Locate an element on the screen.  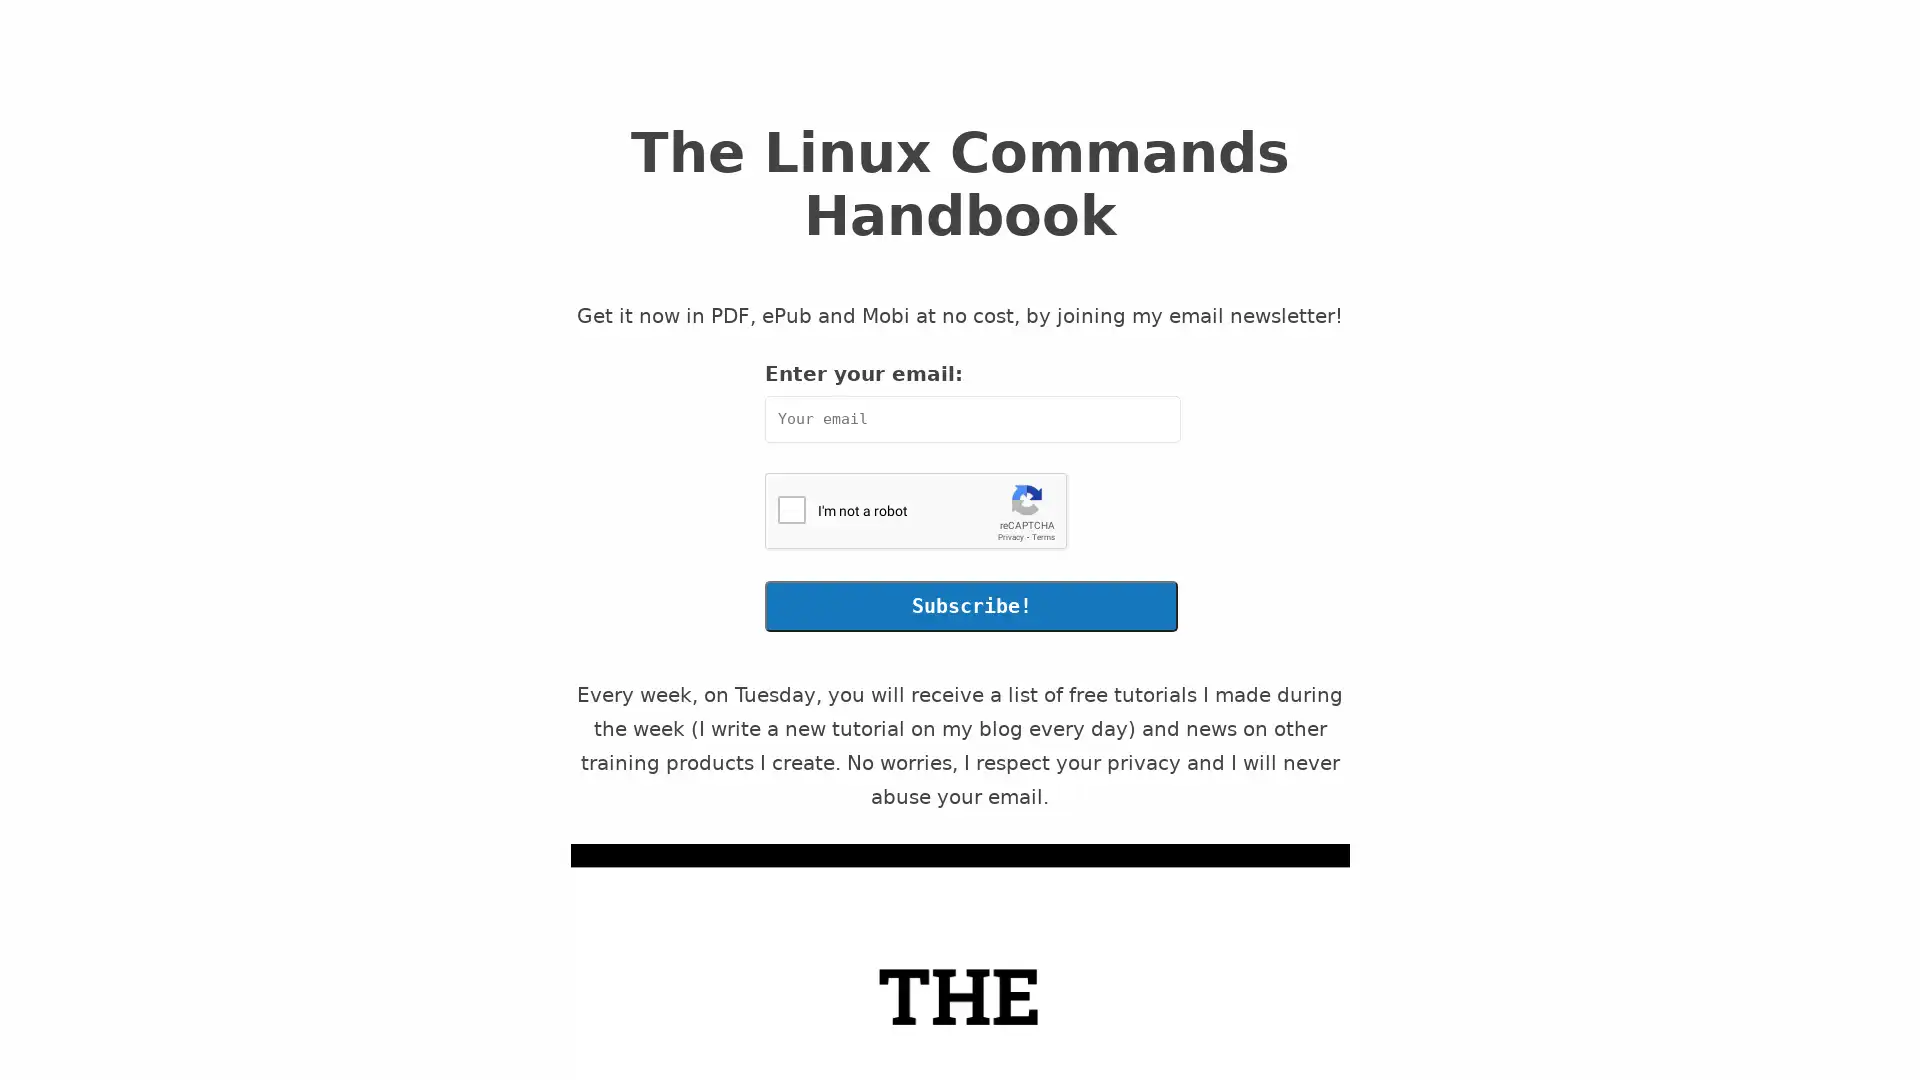
Subscribe! is located at coordinates (971, 604).